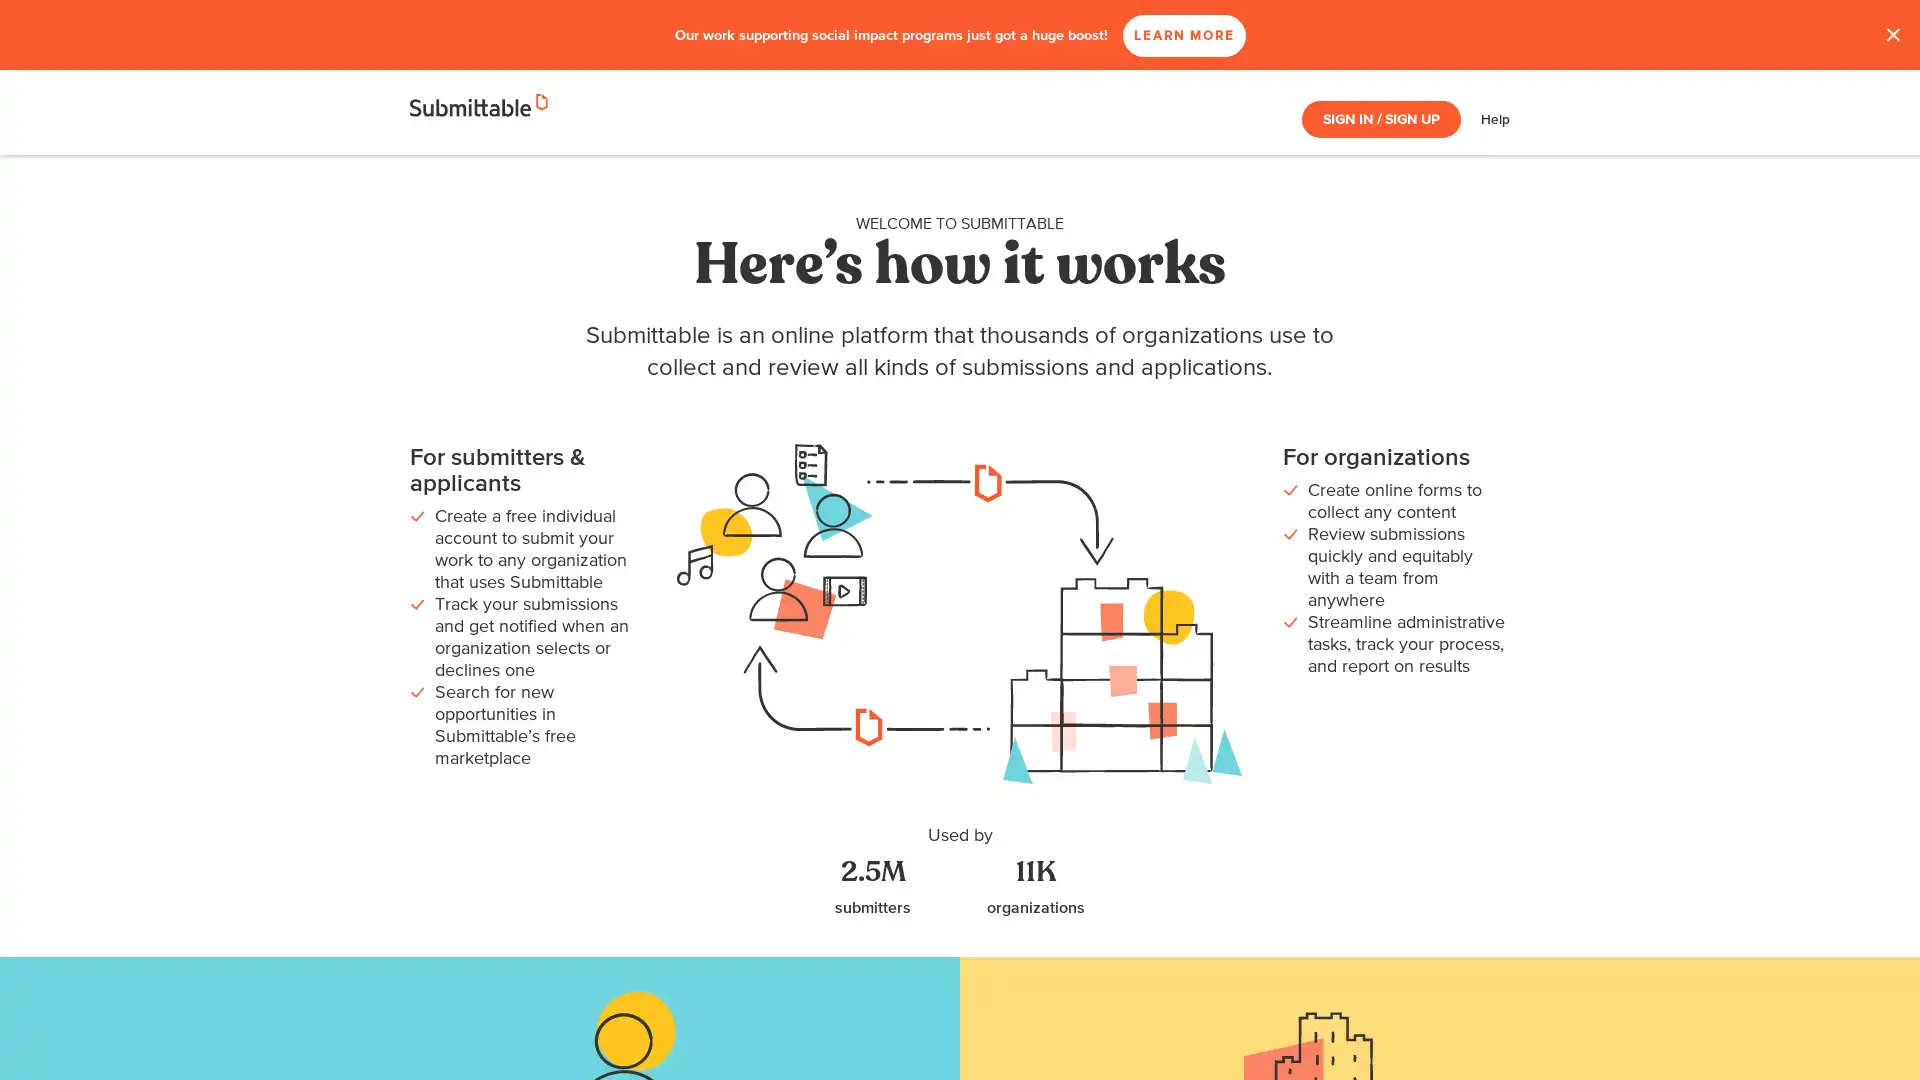  What do you see at coordinates (1380, 119) in the screenshot?
I see `SIGN IN / SIGN UP` at bounding box center [1380, 119].